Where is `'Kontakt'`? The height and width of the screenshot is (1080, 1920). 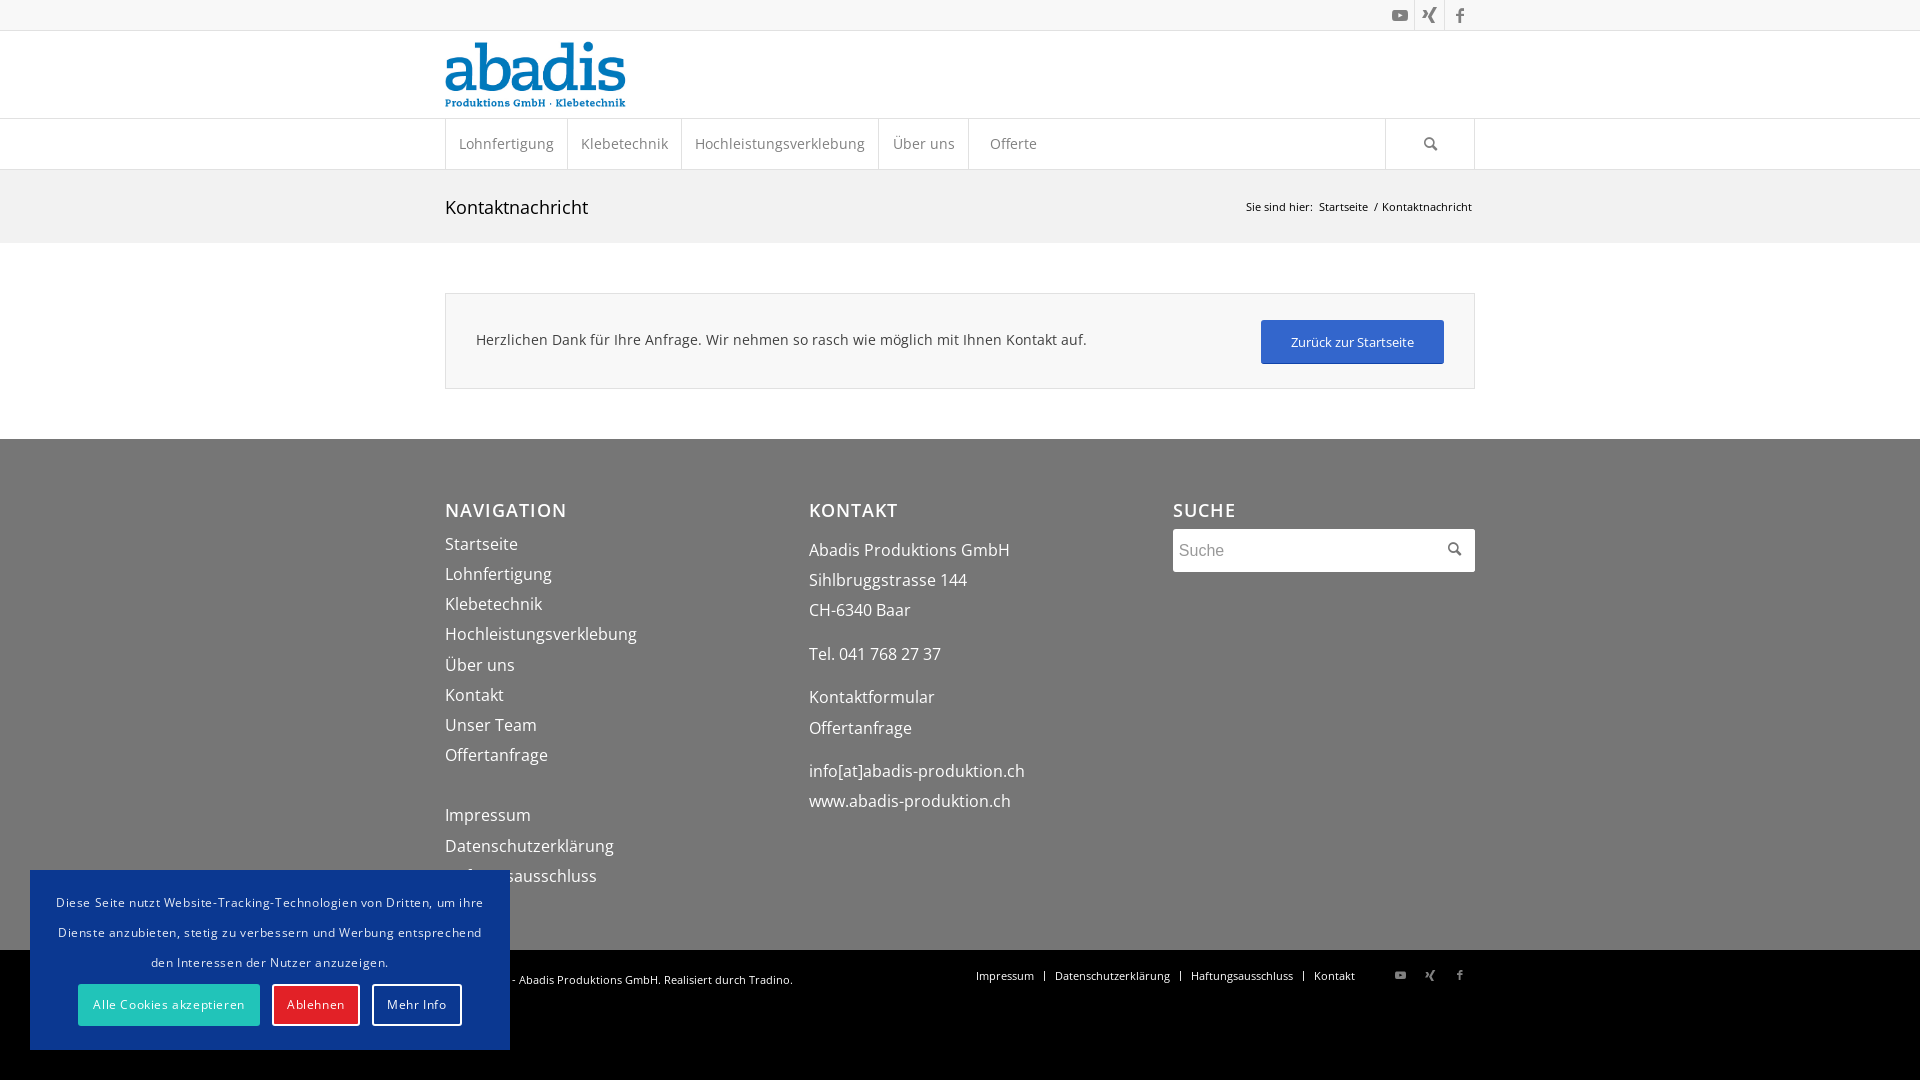 'Kontakt' is located at coordinates (1314, 974).